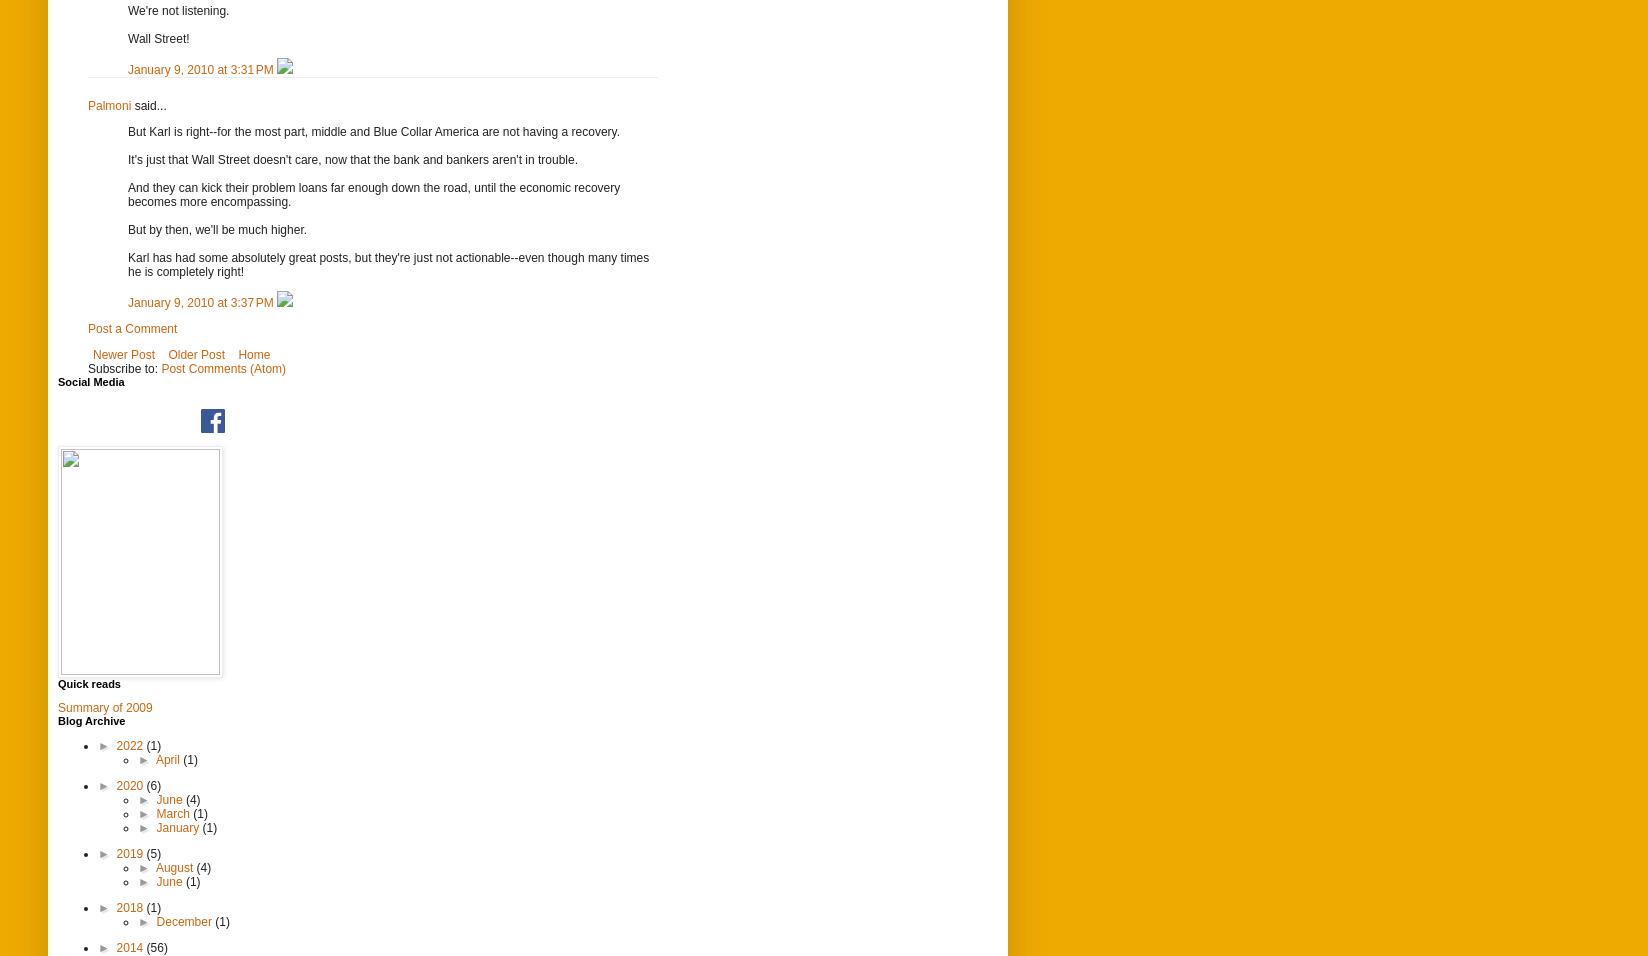 The height and width of the screenshot is (956, 1648). I want to click on 'Karl has had some absolutely great posts, but they're just not actionable--even though many times he is completely right!', so click(387, 263).